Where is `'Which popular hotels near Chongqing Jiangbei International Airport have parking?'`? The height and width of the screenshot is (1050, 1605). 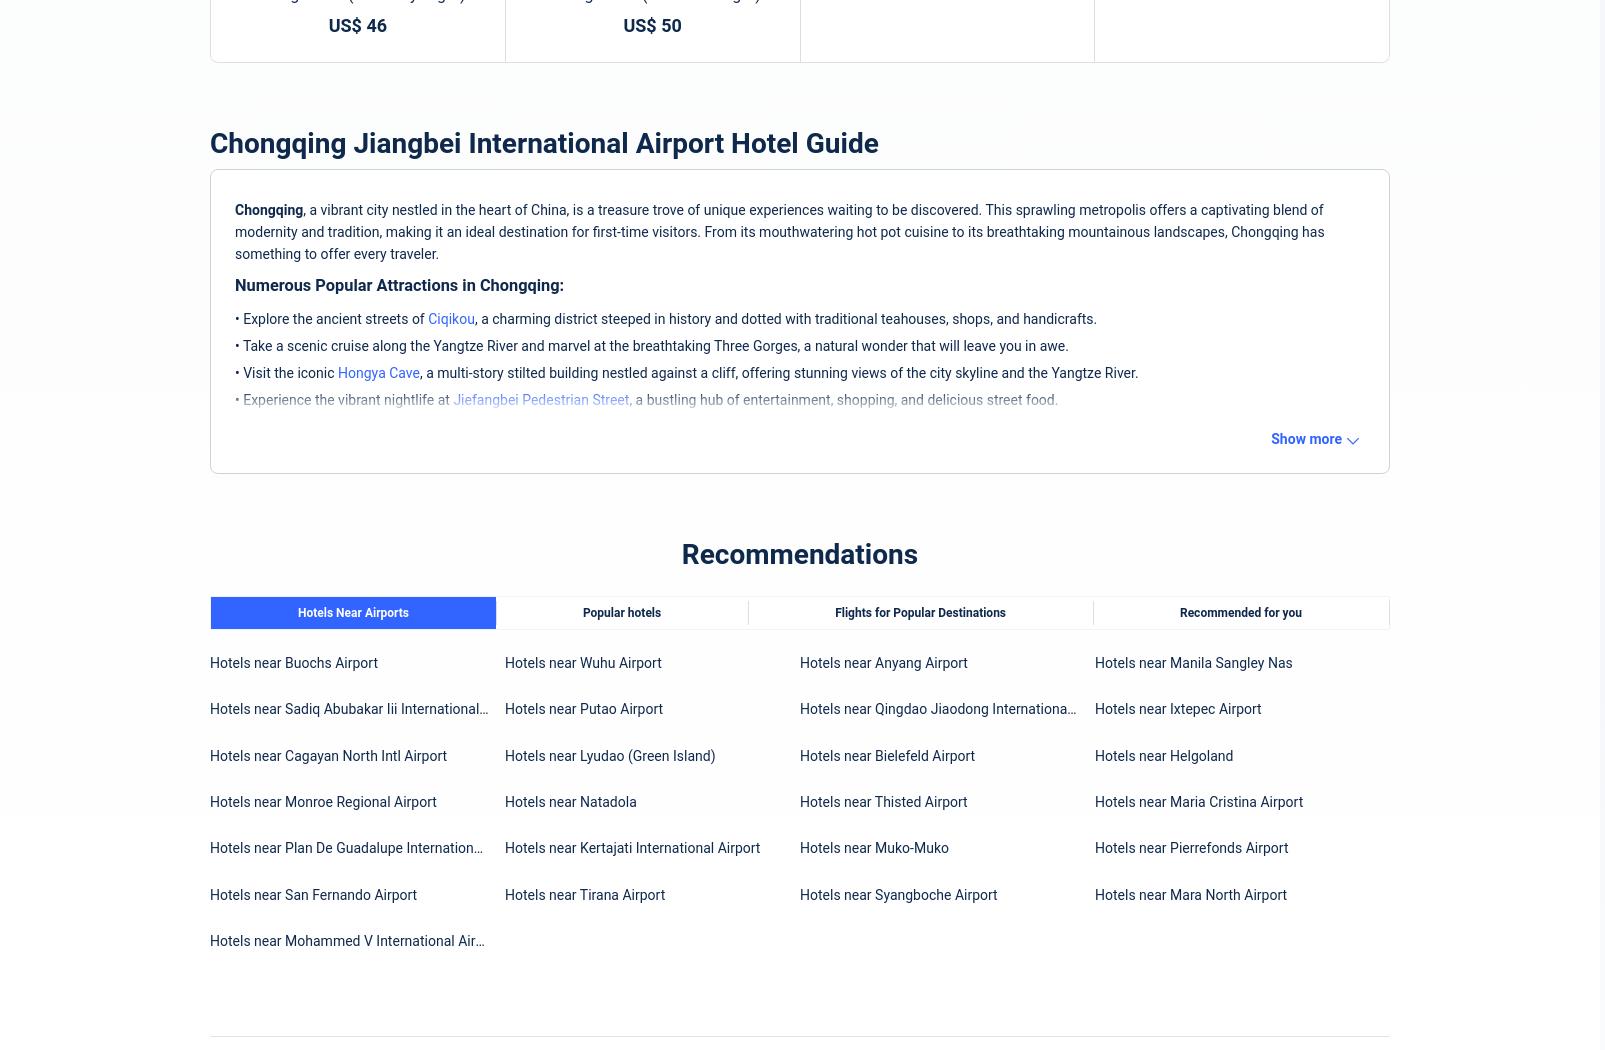 'Which popular hotels near Chongqing Jiangbei International Airport have parking?' is located at coordinates (523, 541).